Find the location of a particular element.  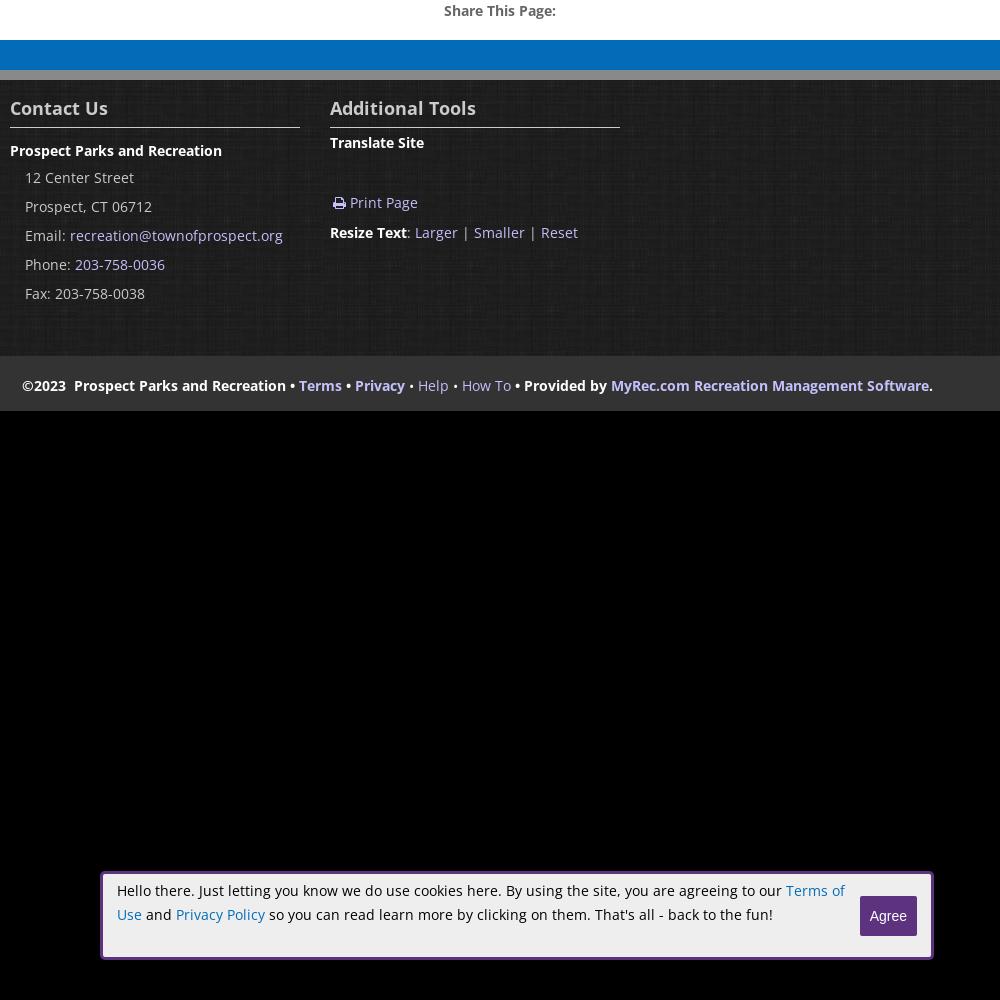

'Larger' is located at coordinates (436, 230).